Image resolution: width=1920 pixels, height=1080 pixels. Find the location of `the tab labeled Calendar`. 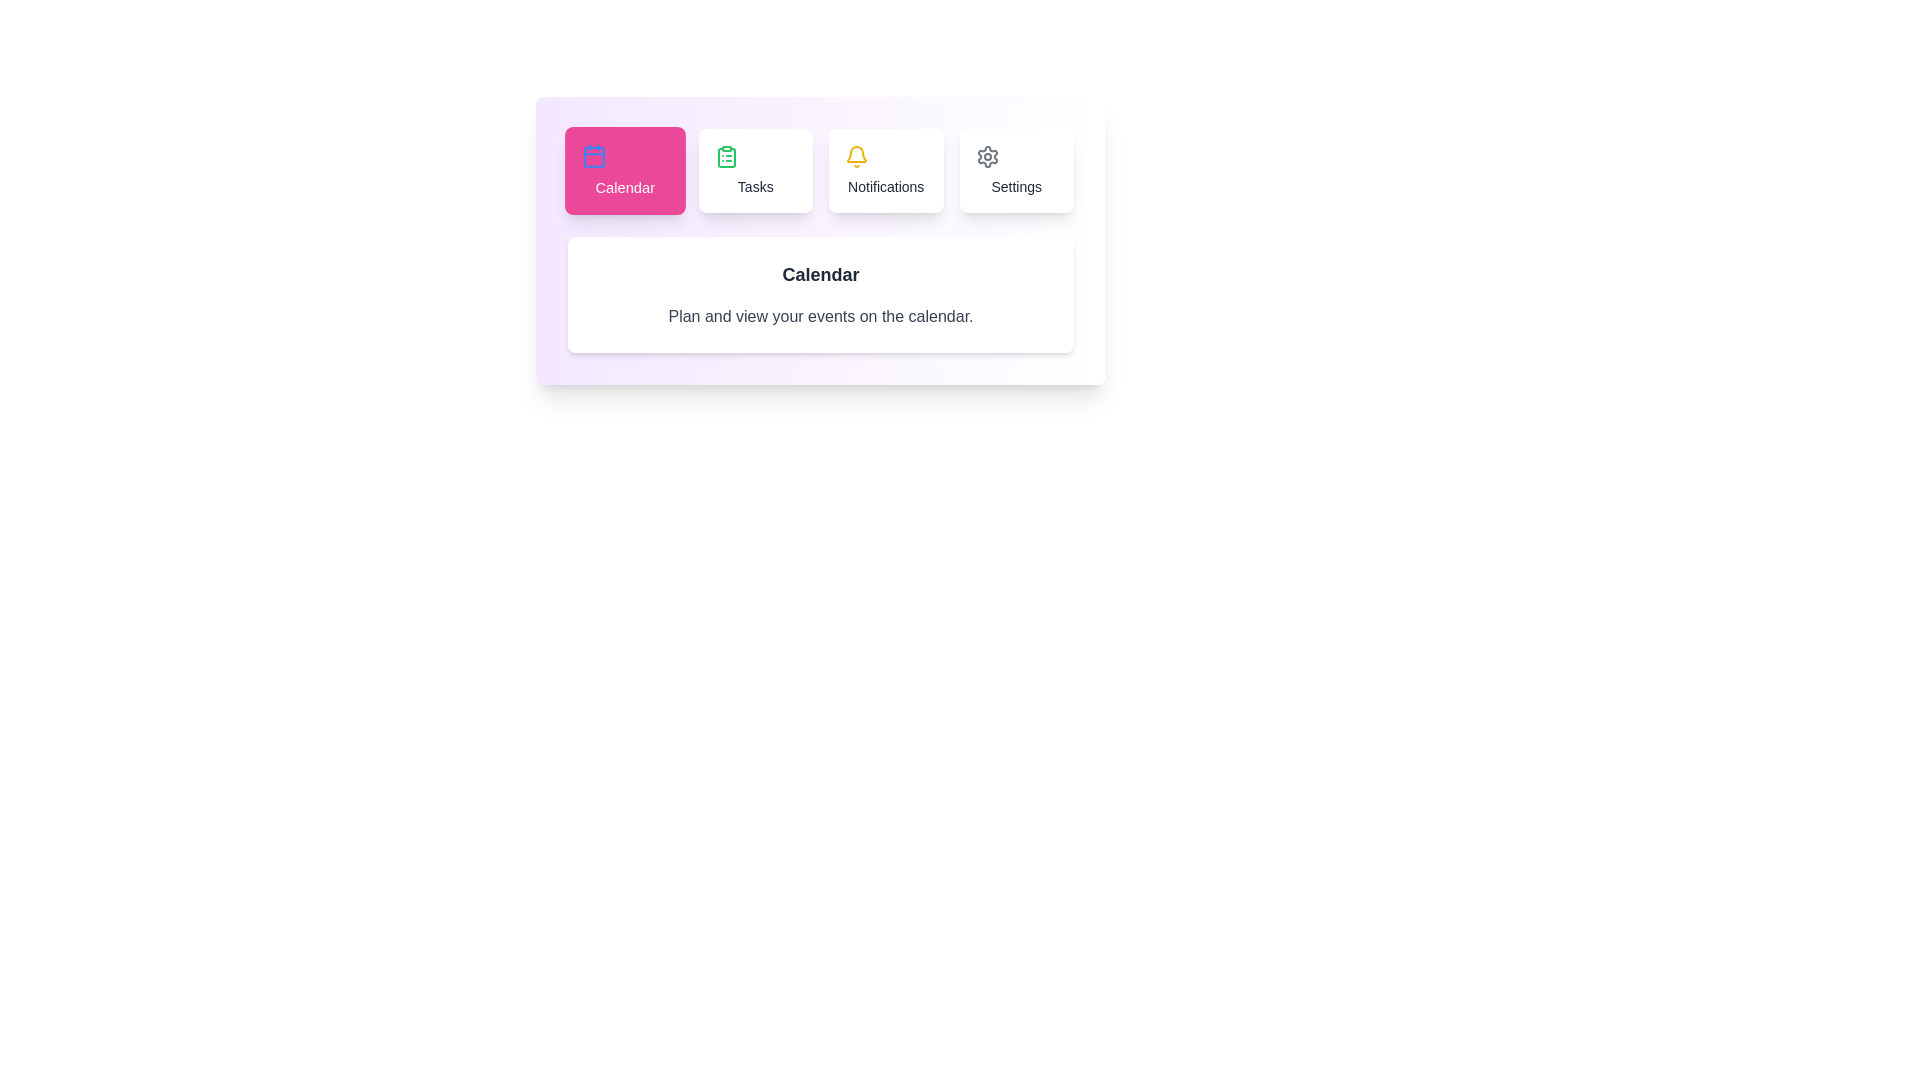

the tab labeled Calendar is located at coordinates (624, 169).